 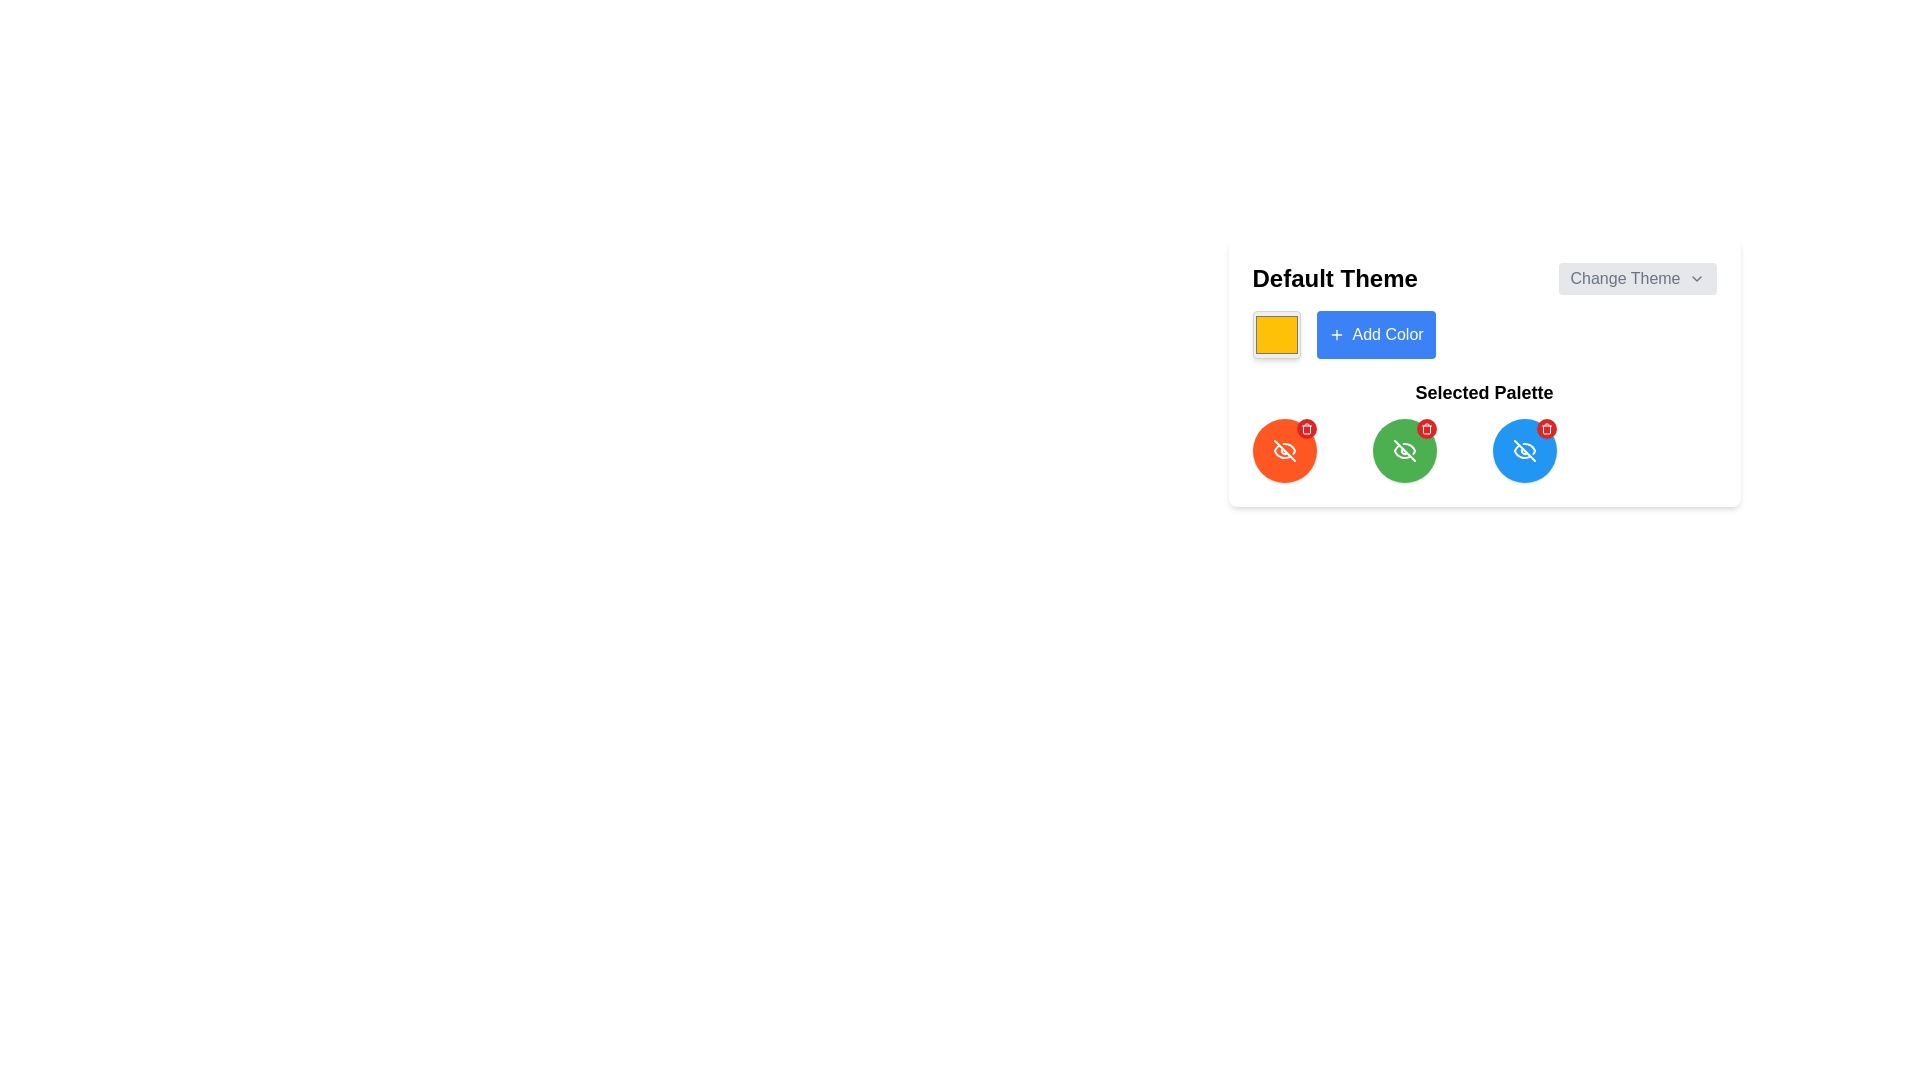 What do you see at coordinates (1306, 427) in the screenshot?
I see `the trash bin icon button located at the top-right corner of the circular palette item in the 'Selected Palette' section` at bounding box center [1306, 427].